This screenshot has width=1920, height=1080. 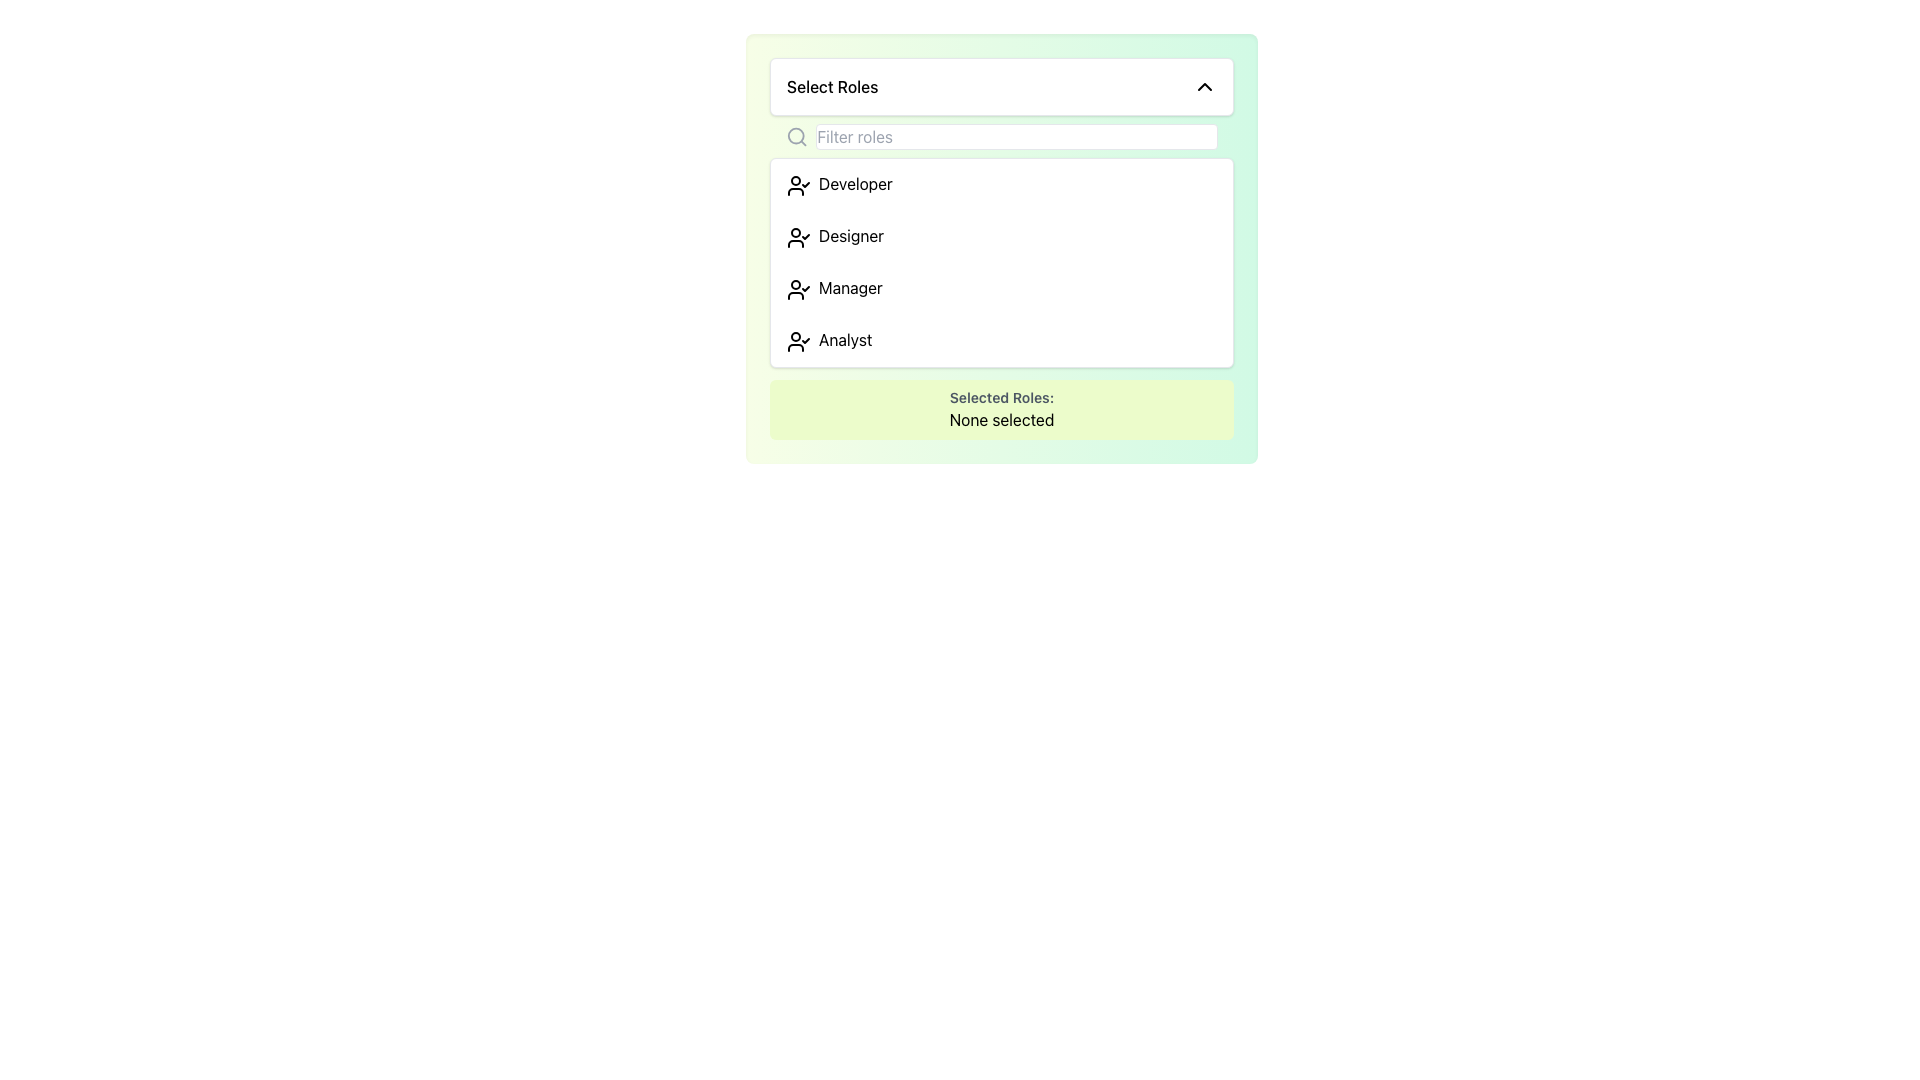 I want to click on the button located at the far right of the row labeled 'Developer' within the dropdown menu, so click(x=1192, y=185).